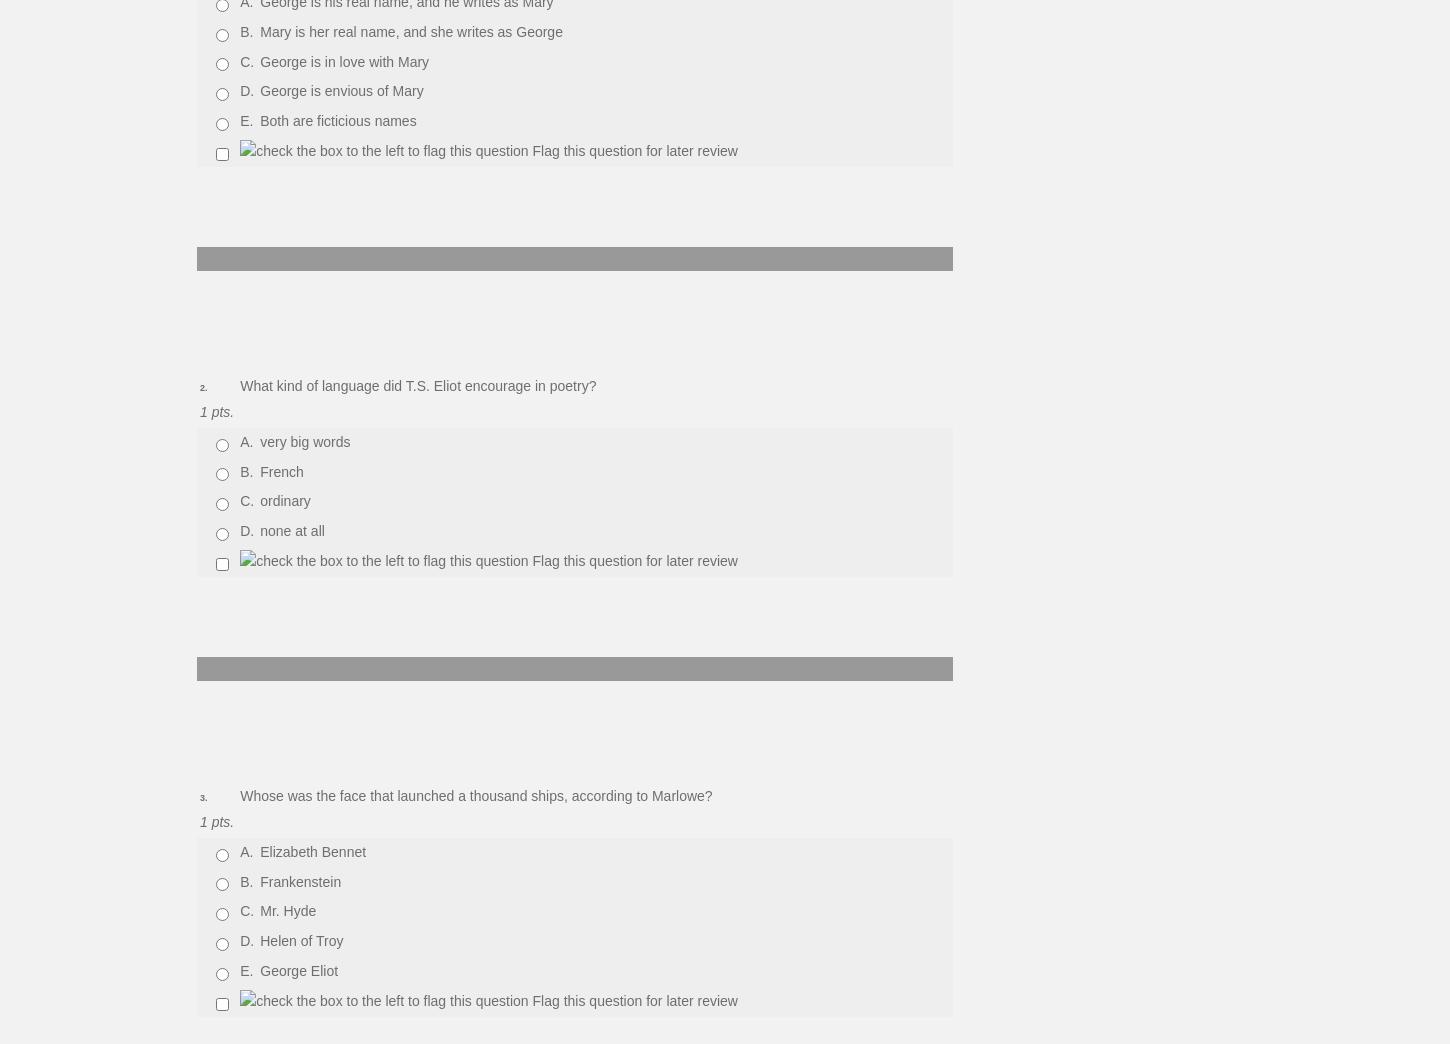  Describe the element at coordinates (304, 439) in the screenshot. I see `'very big words'` at that location.